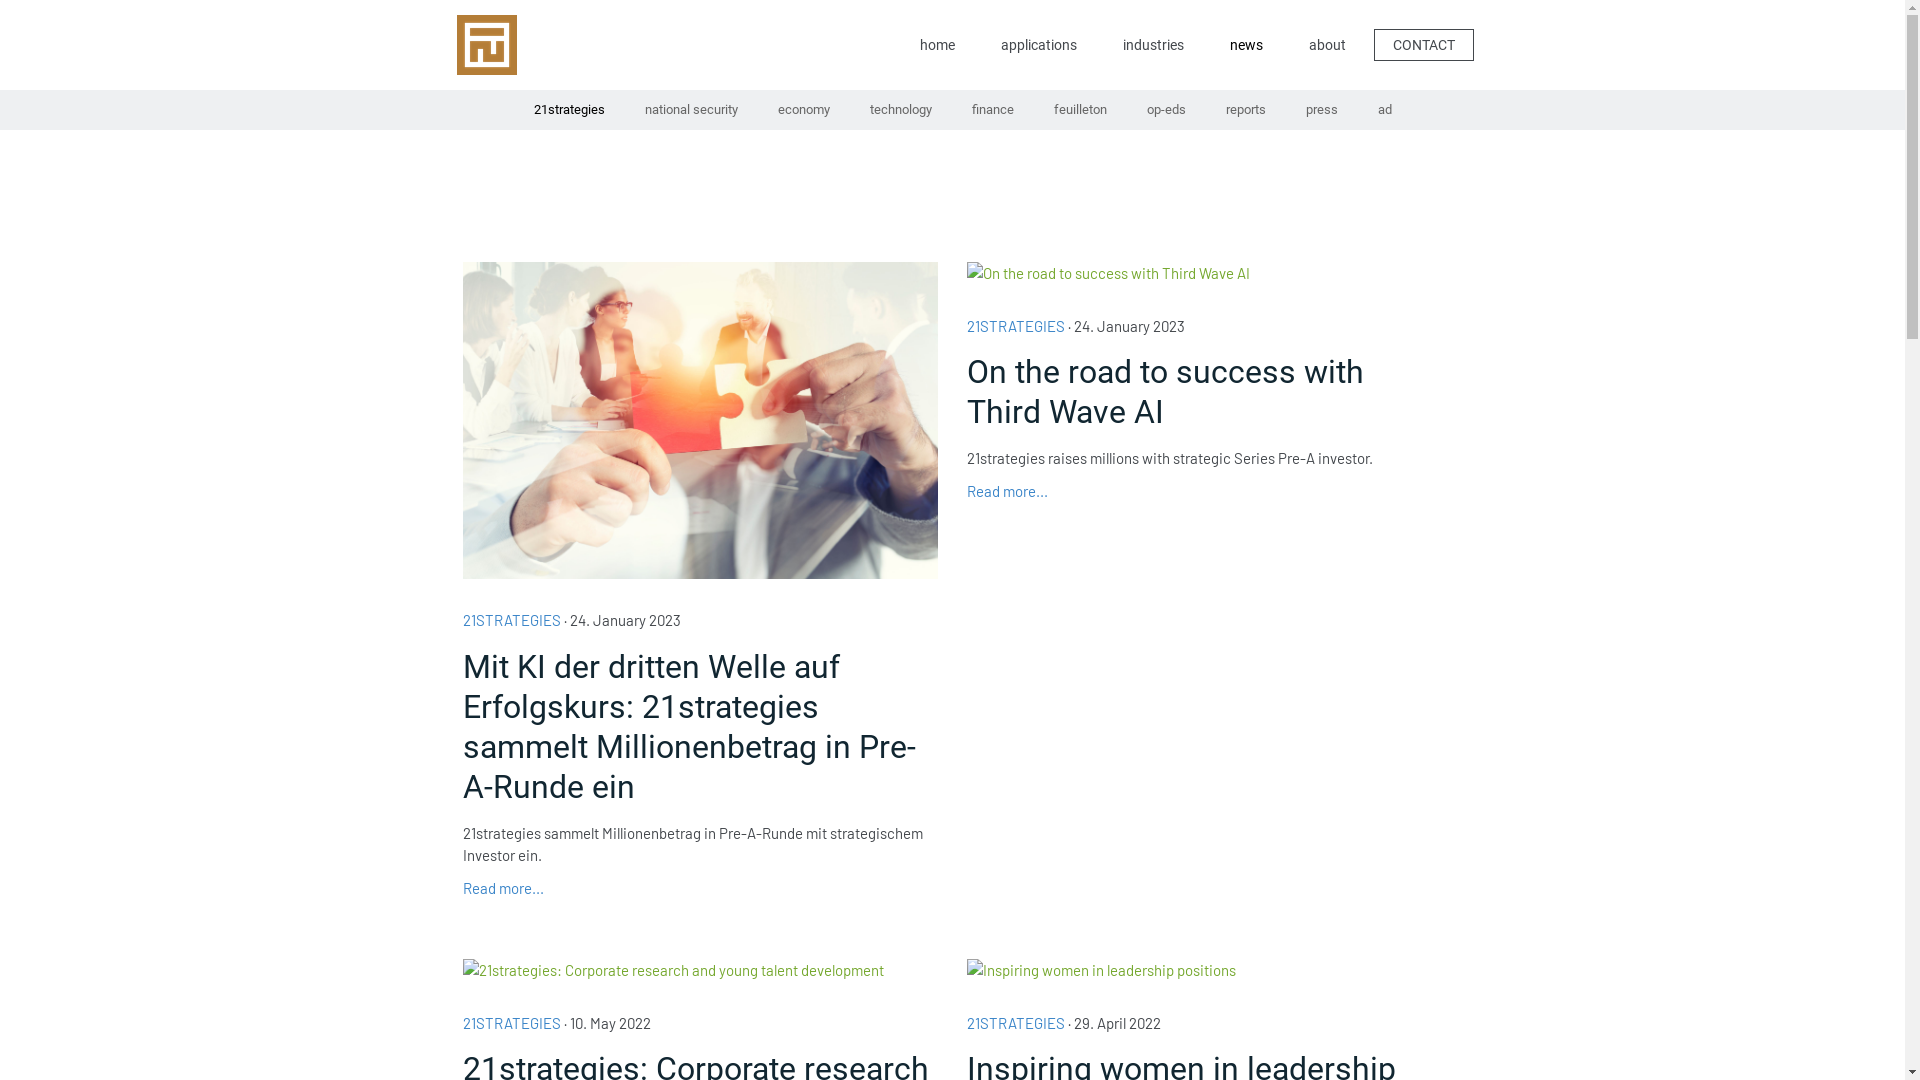  What do you see at coordinates (1245, 110) in the screenshot?
I see `'reports'` at bounding box center [1245, 110].